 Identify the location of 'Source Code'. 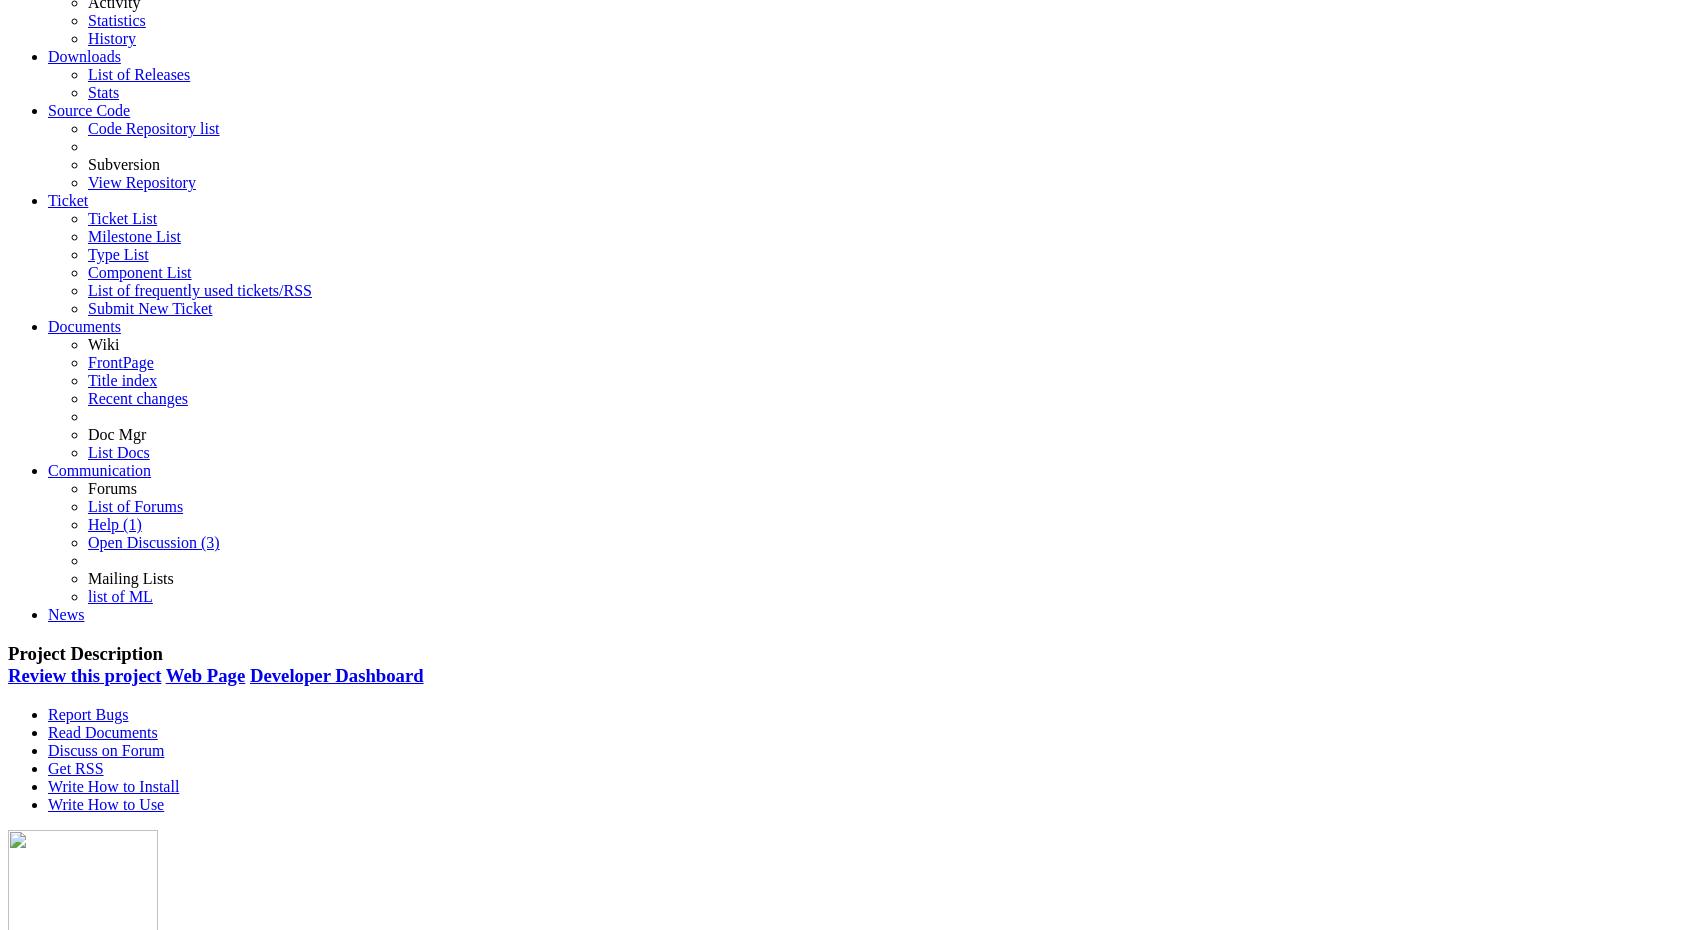
(47, 110).